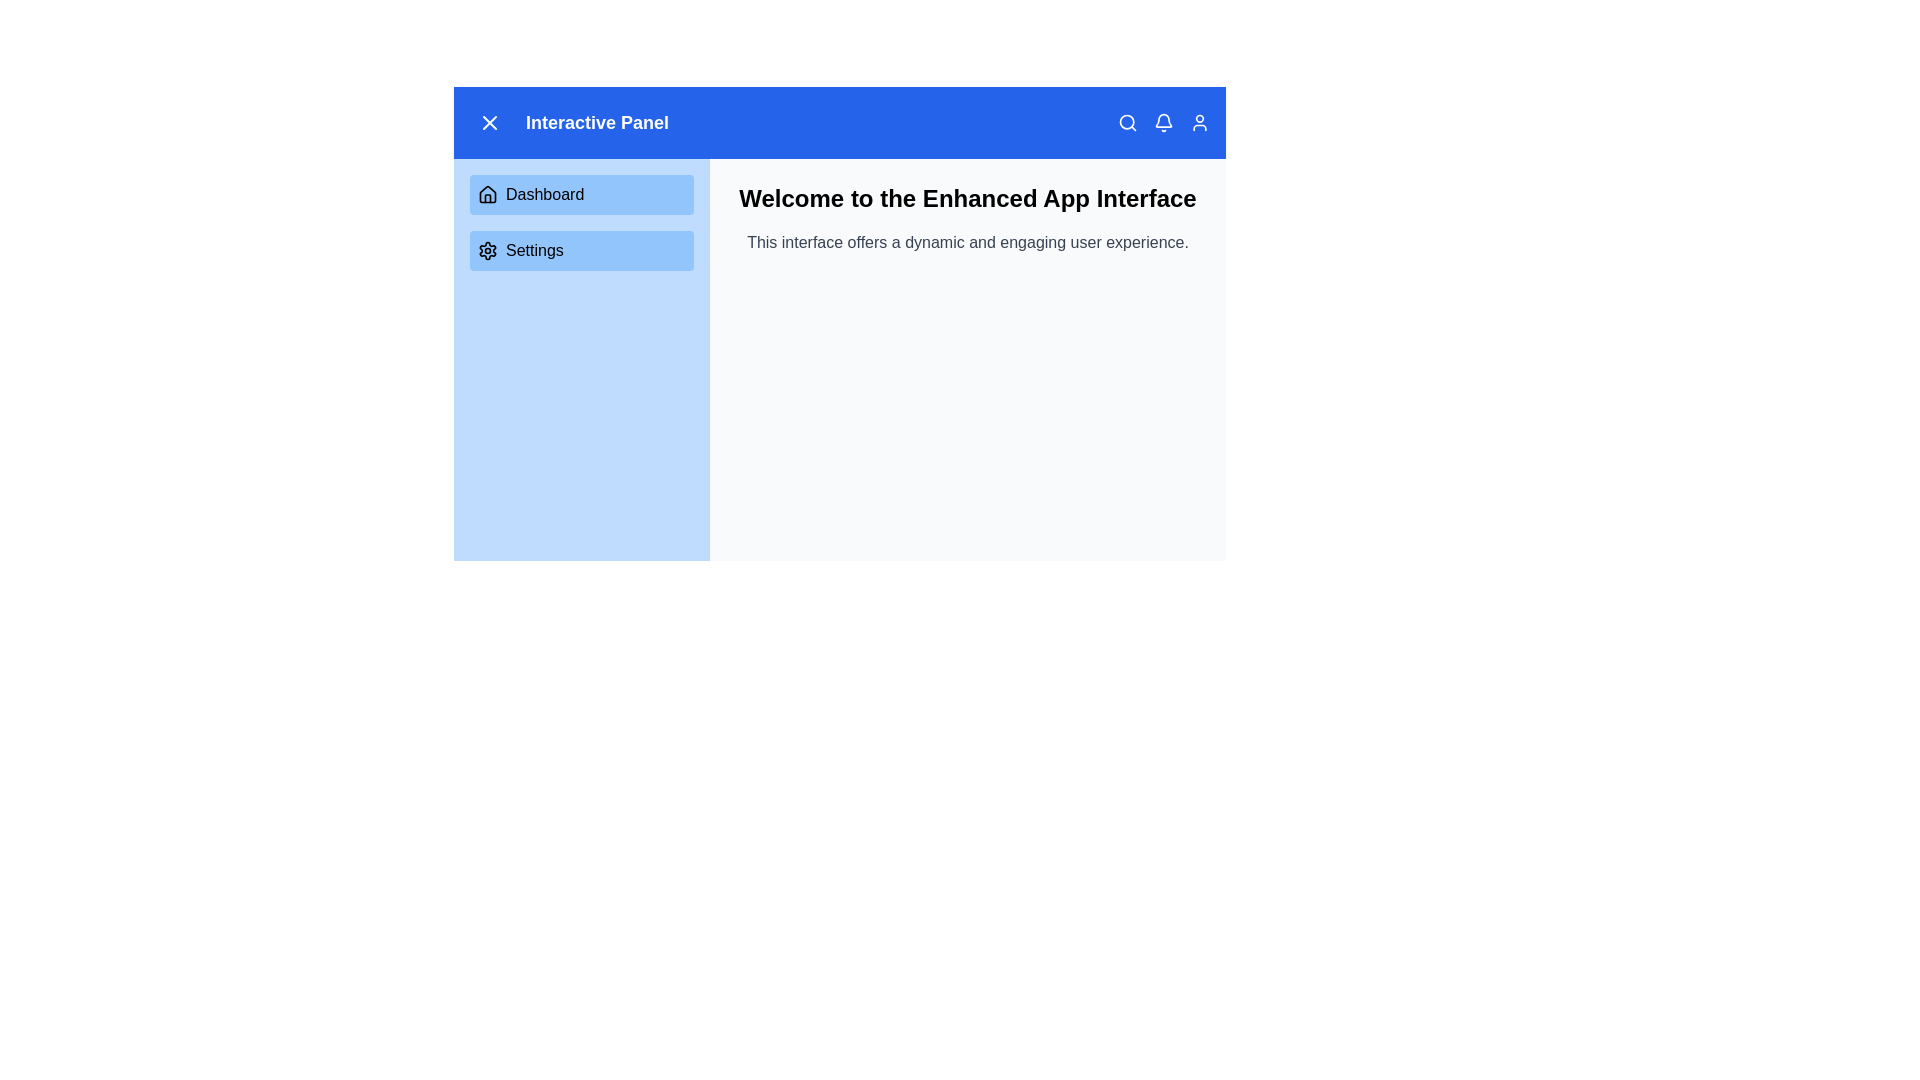  Describe the element at coordinates (1163, 120) in the screenshot. I see `the bell icon in the top-right corner of the application's header bar, which represents notifications` at that location.